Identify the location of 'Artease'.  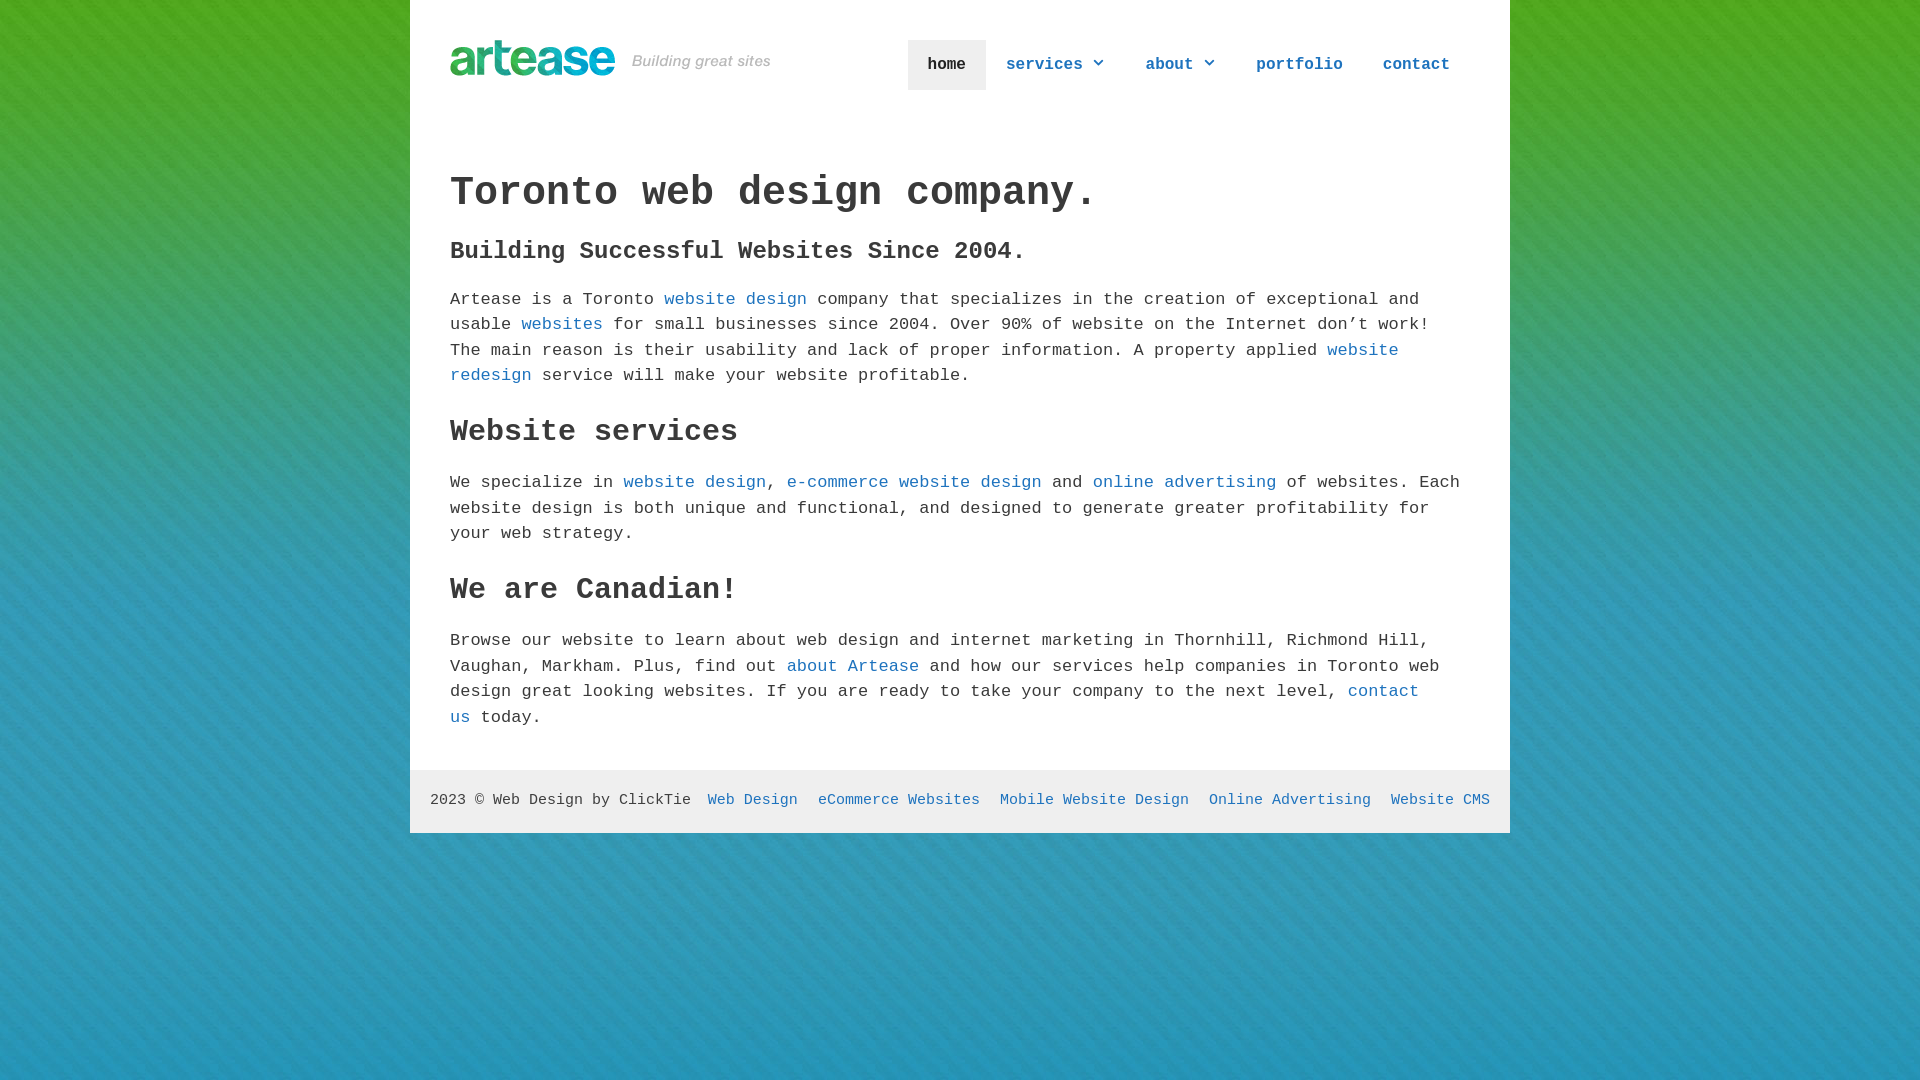
(449, 56).